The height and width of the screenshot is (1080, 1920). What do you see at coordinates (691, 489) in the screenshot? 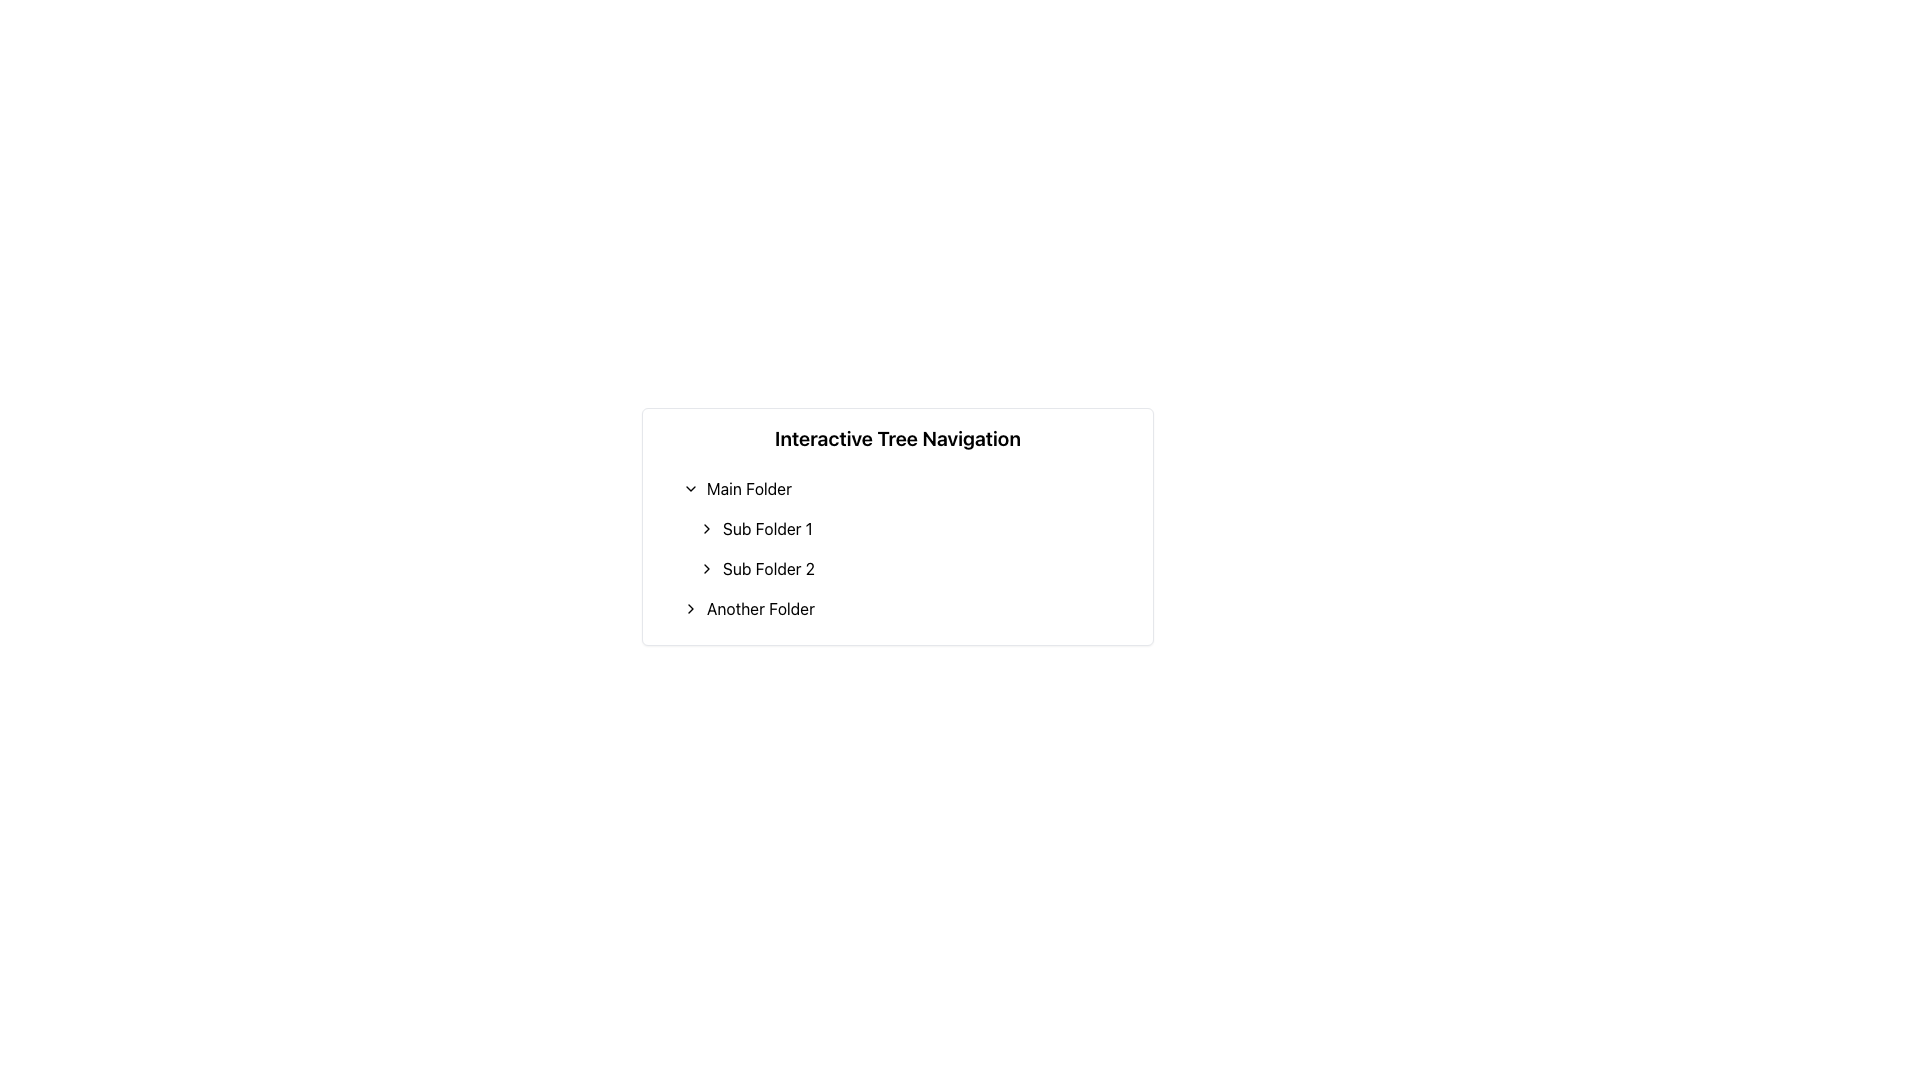
I see `the downward-facing chevron icon next to the 'Main Folder' label` at bounding box center [691, 489].